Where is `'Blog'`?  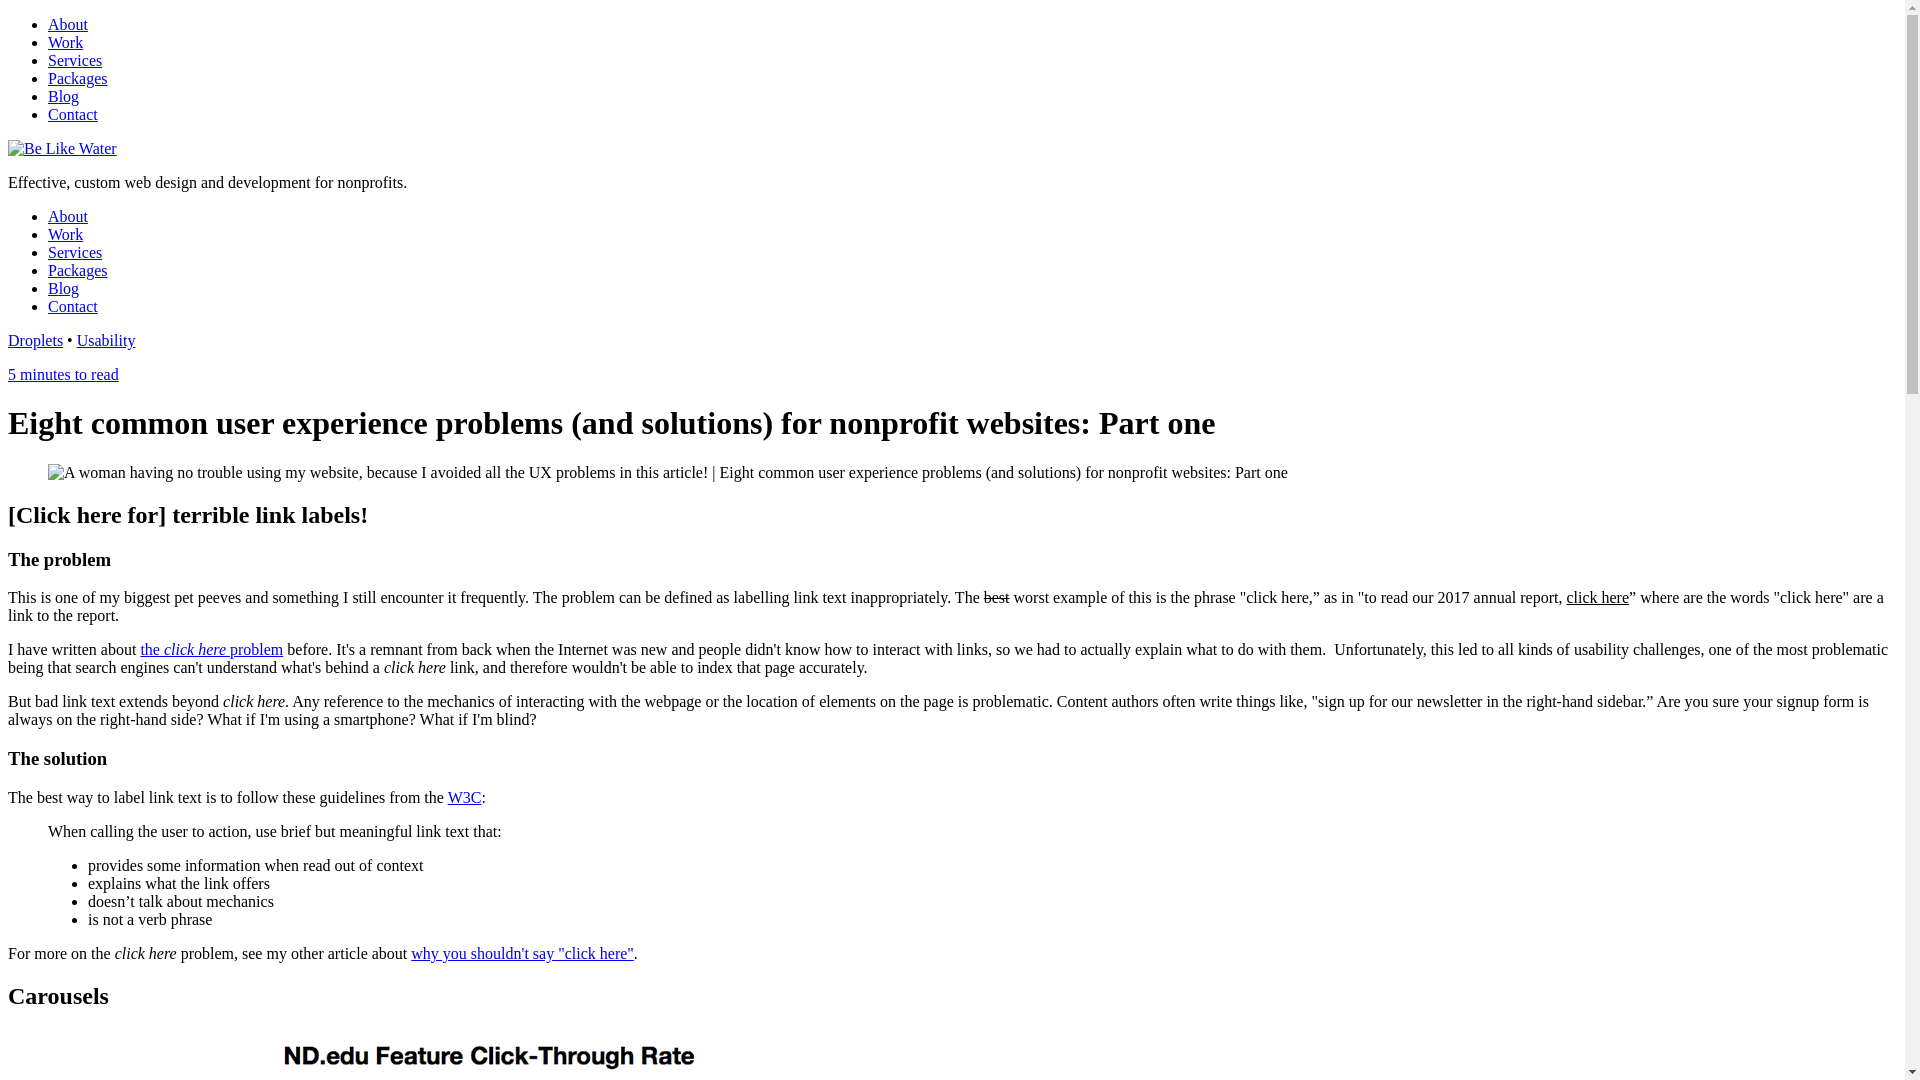 'Blog' is located at coordinates (63, 96).